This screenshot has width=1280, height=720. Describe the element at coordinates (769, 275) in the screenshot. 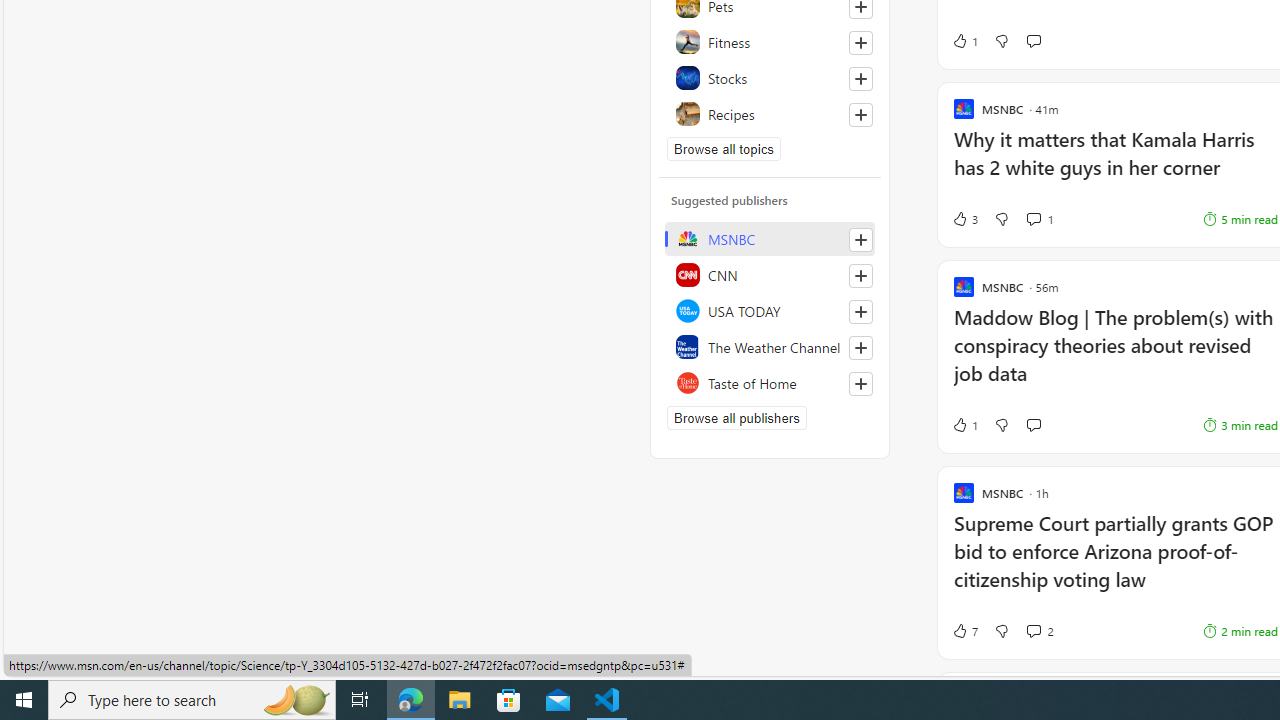

I see `'CNN'` at that location.